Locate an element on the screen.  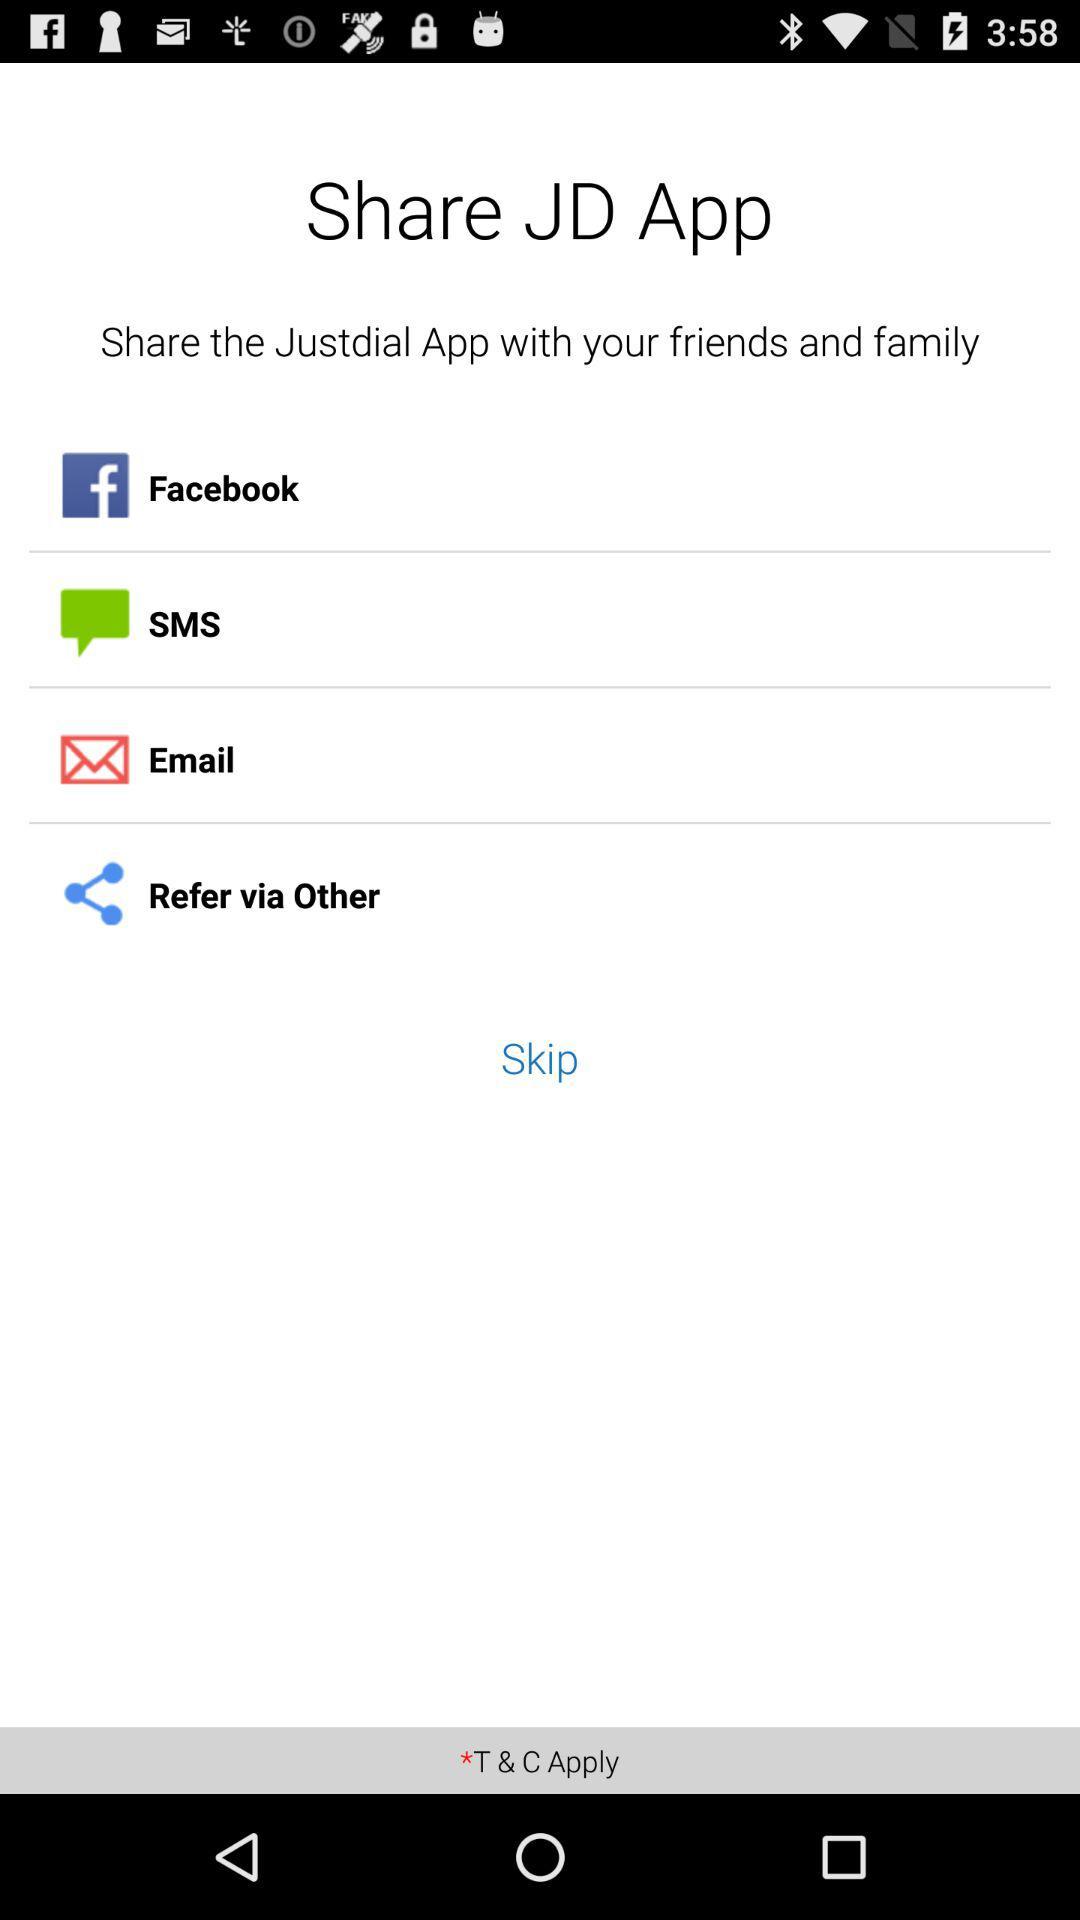
skip item is located at coordinates (540, 1056).